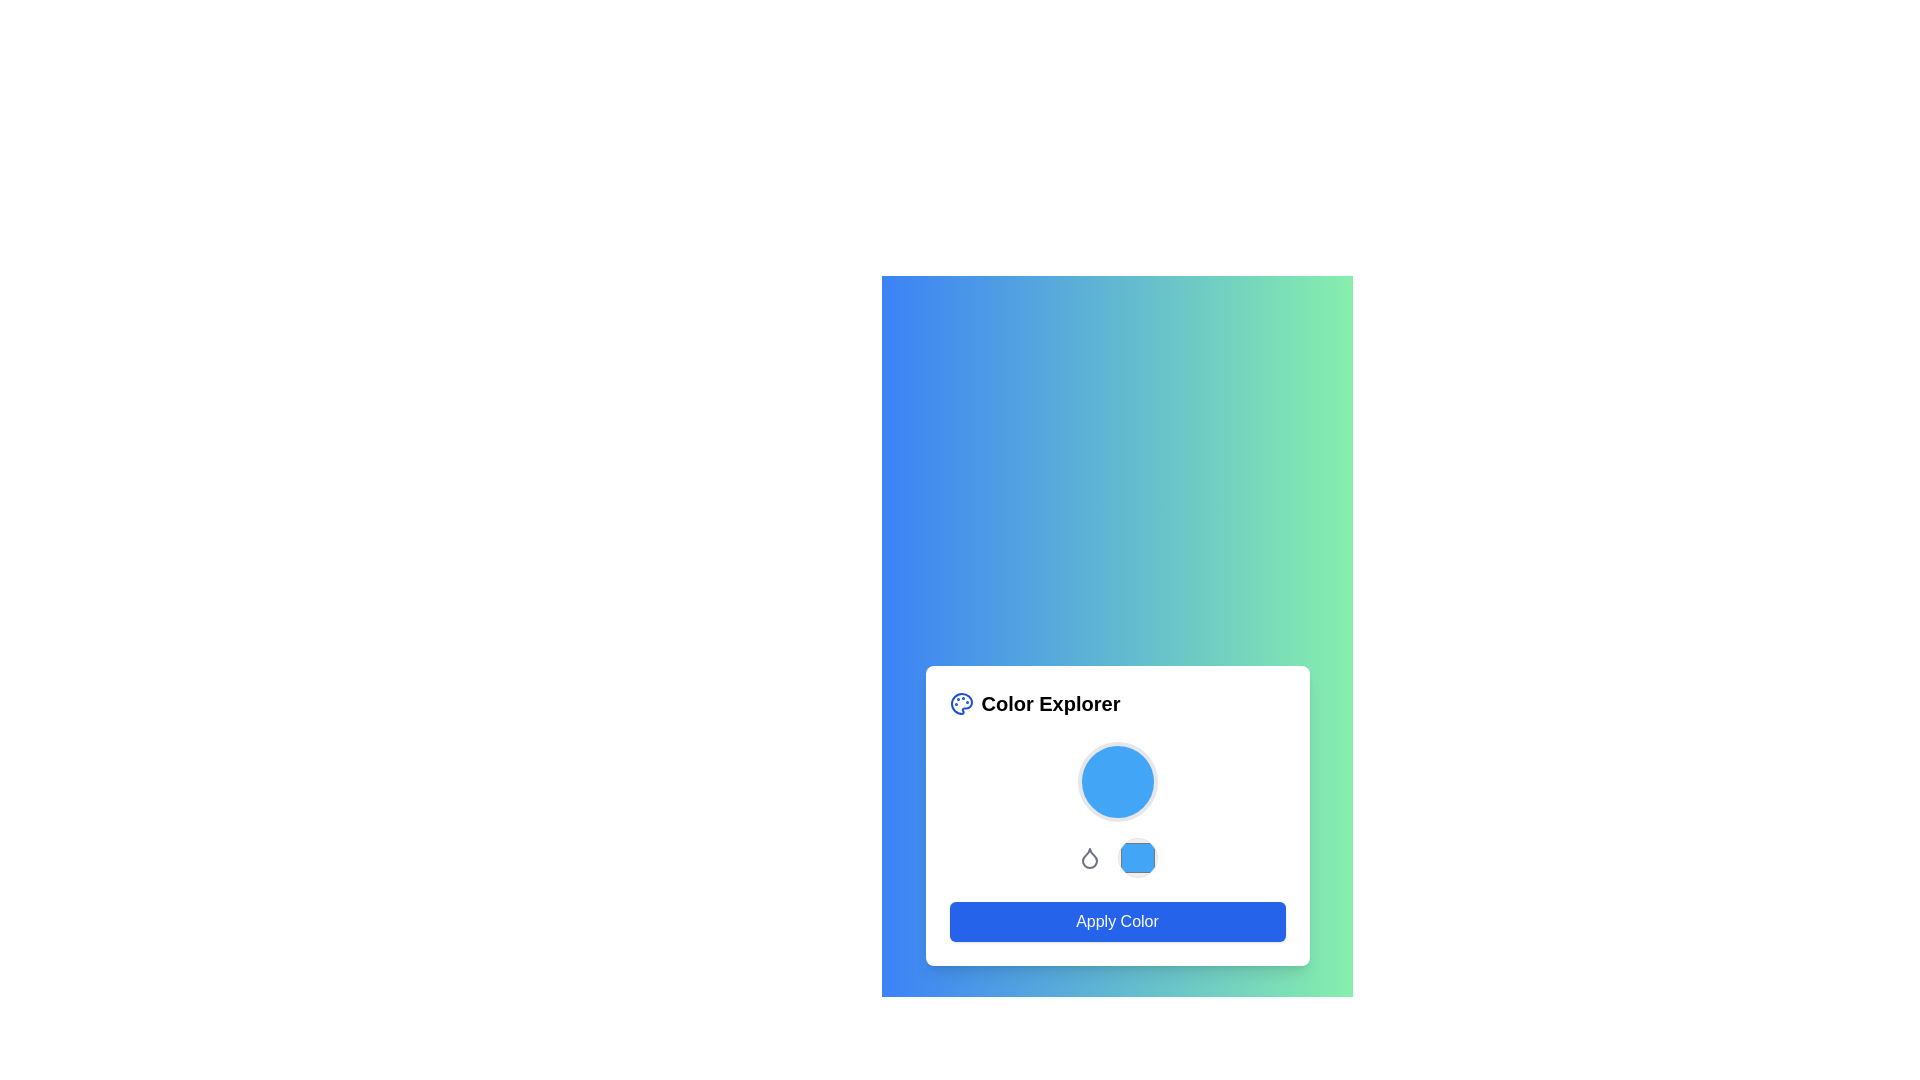  What do you see at coordinates (1116, 921) in the screenshot?
I see `the 'Apply Color' button, which is a wide rectangular button with rounded corners, bold blue background, and white text, located at the bottom of the 'Color Explorer' card` at bounding box center [1116, 921].